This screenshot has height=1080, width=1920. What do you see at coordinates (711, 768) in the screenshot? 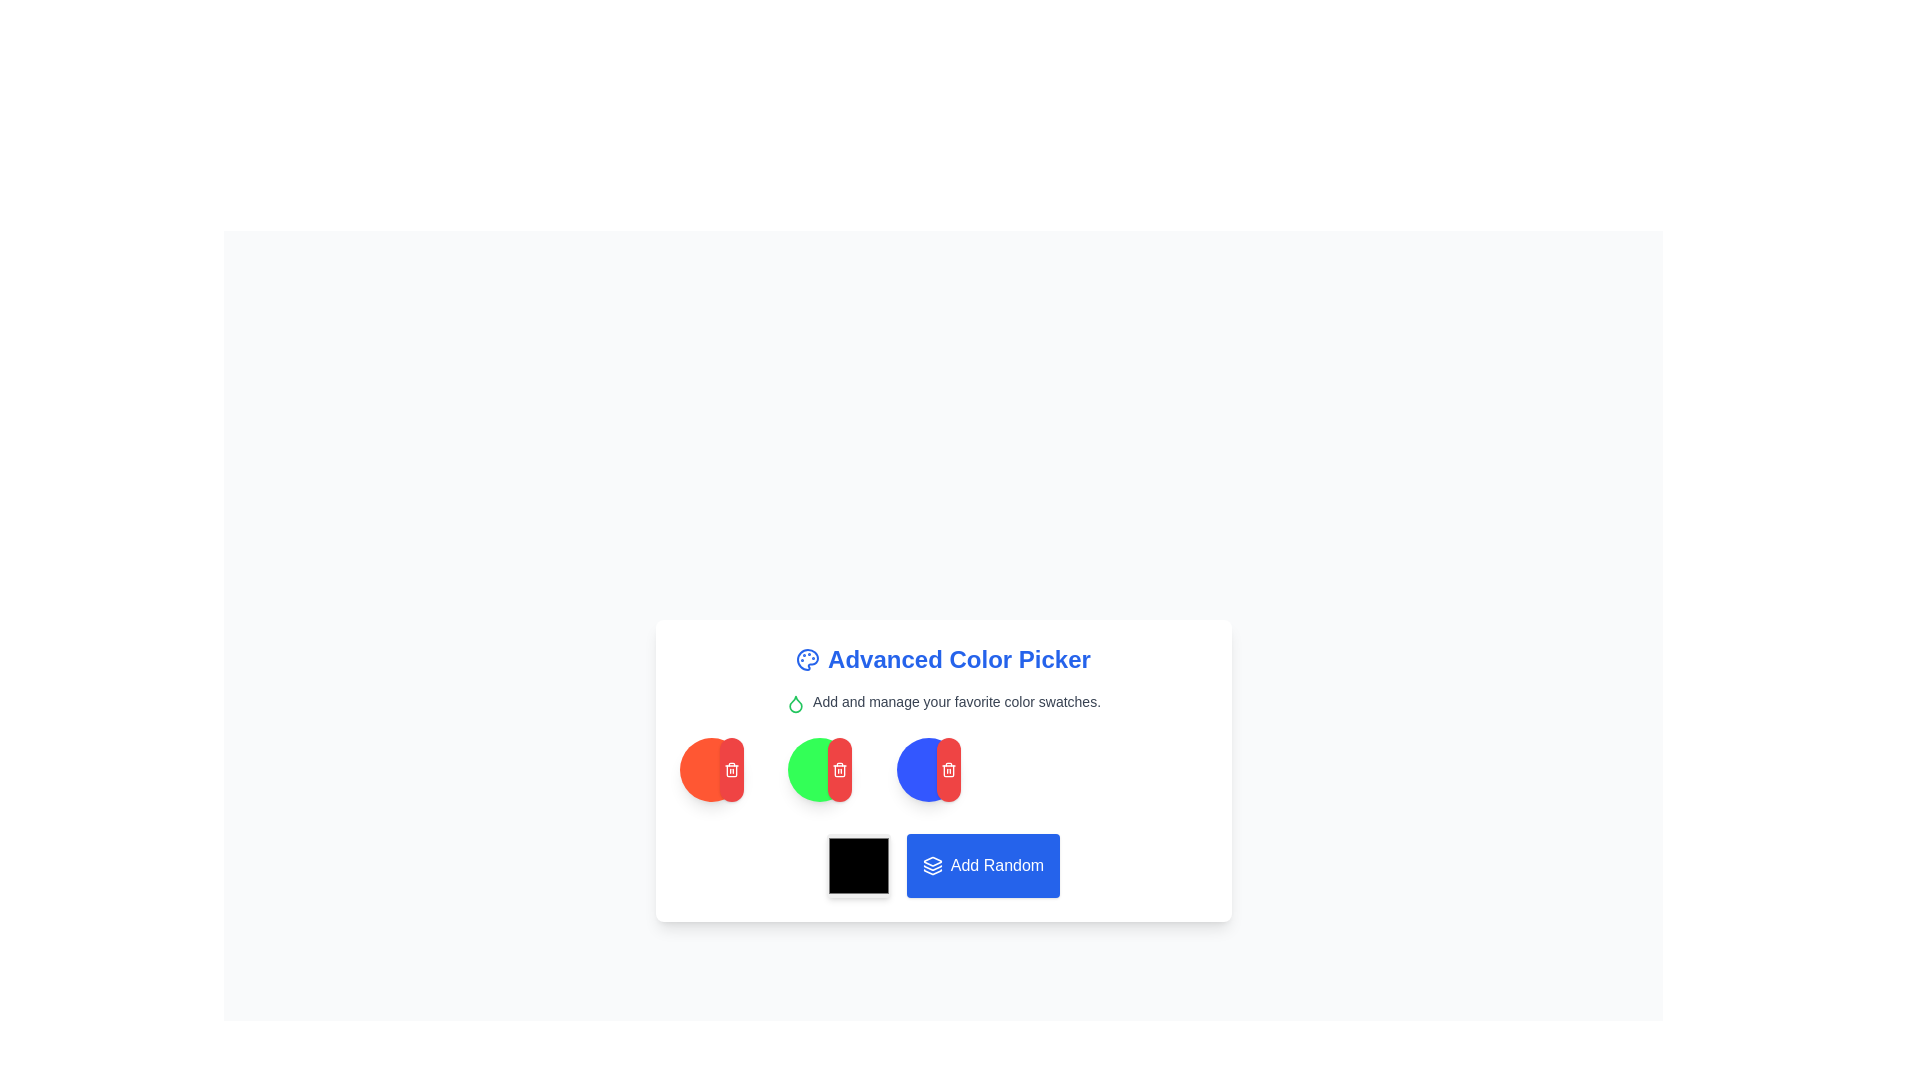
I see `the trash icon on the red circular color swatch` at bounding box center [711, 768].